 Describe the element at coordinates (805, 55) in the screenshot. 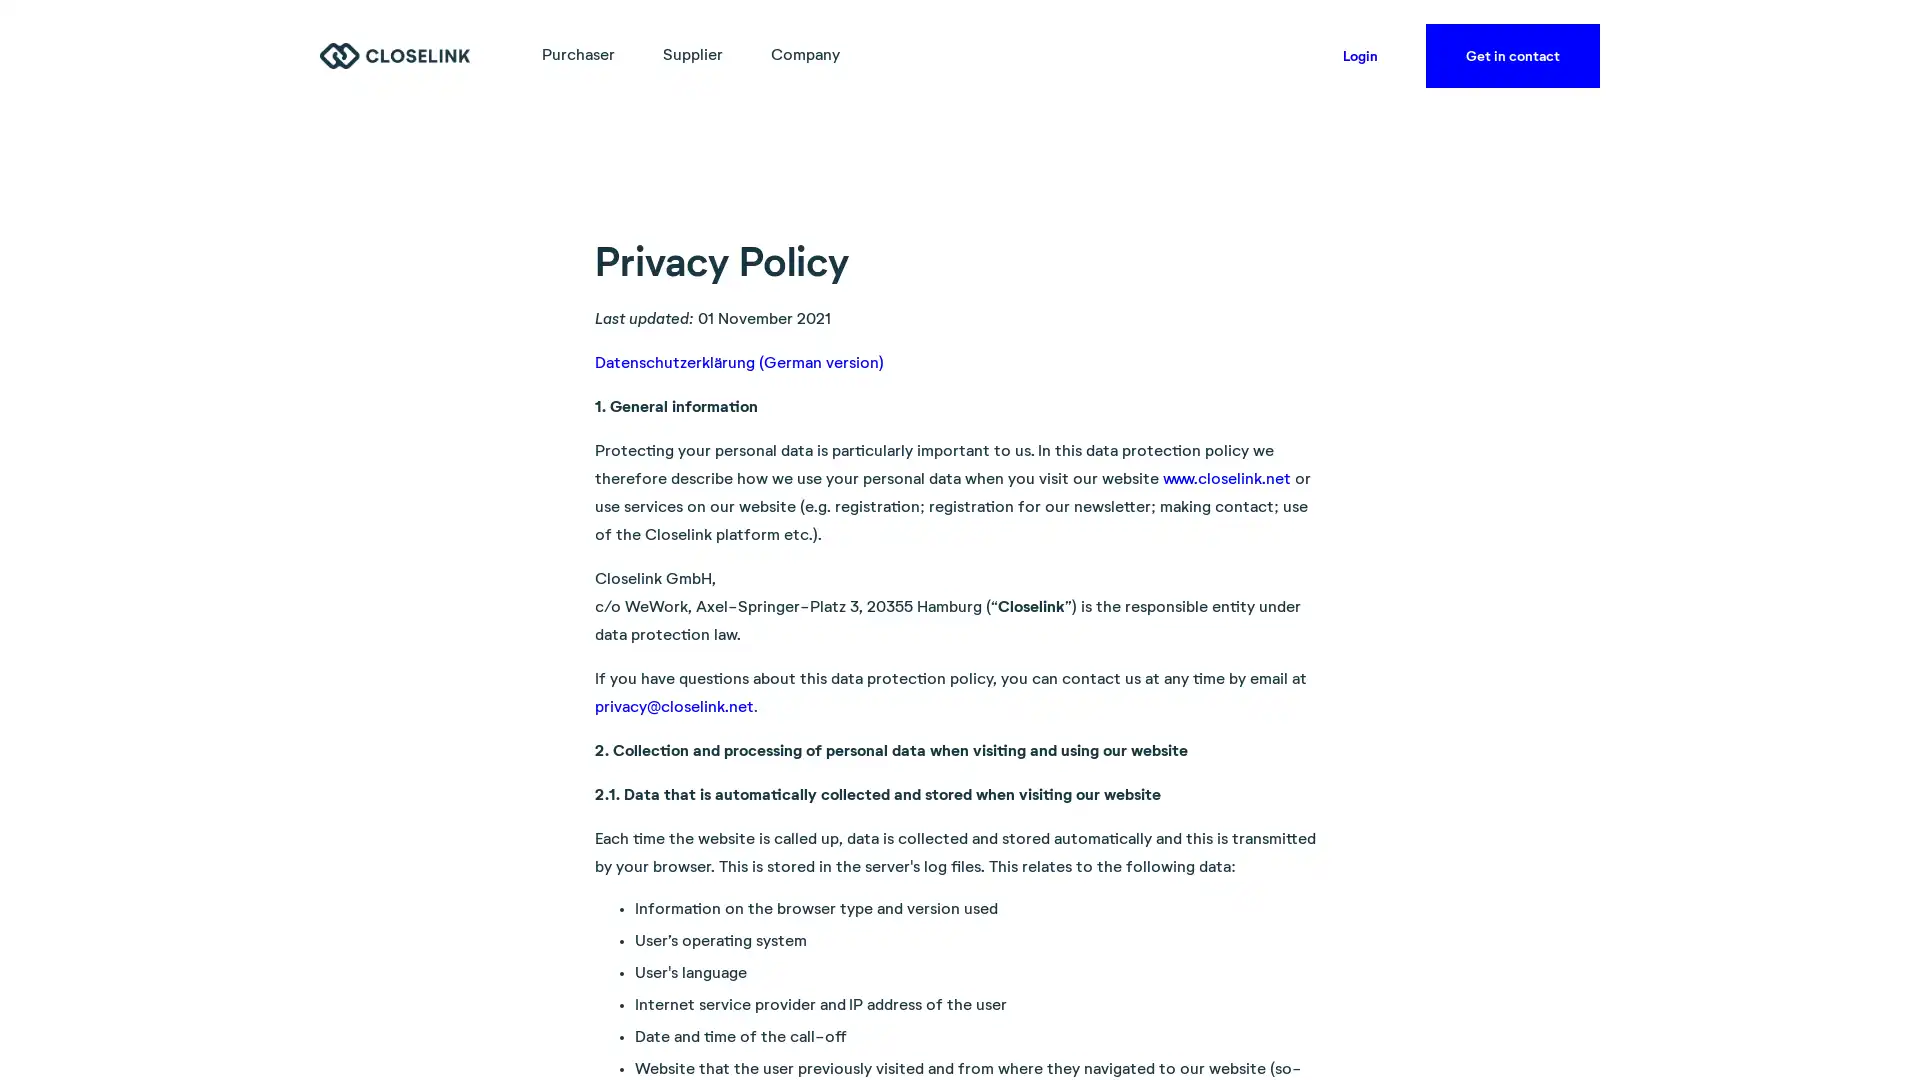

I see `Company` at that location.